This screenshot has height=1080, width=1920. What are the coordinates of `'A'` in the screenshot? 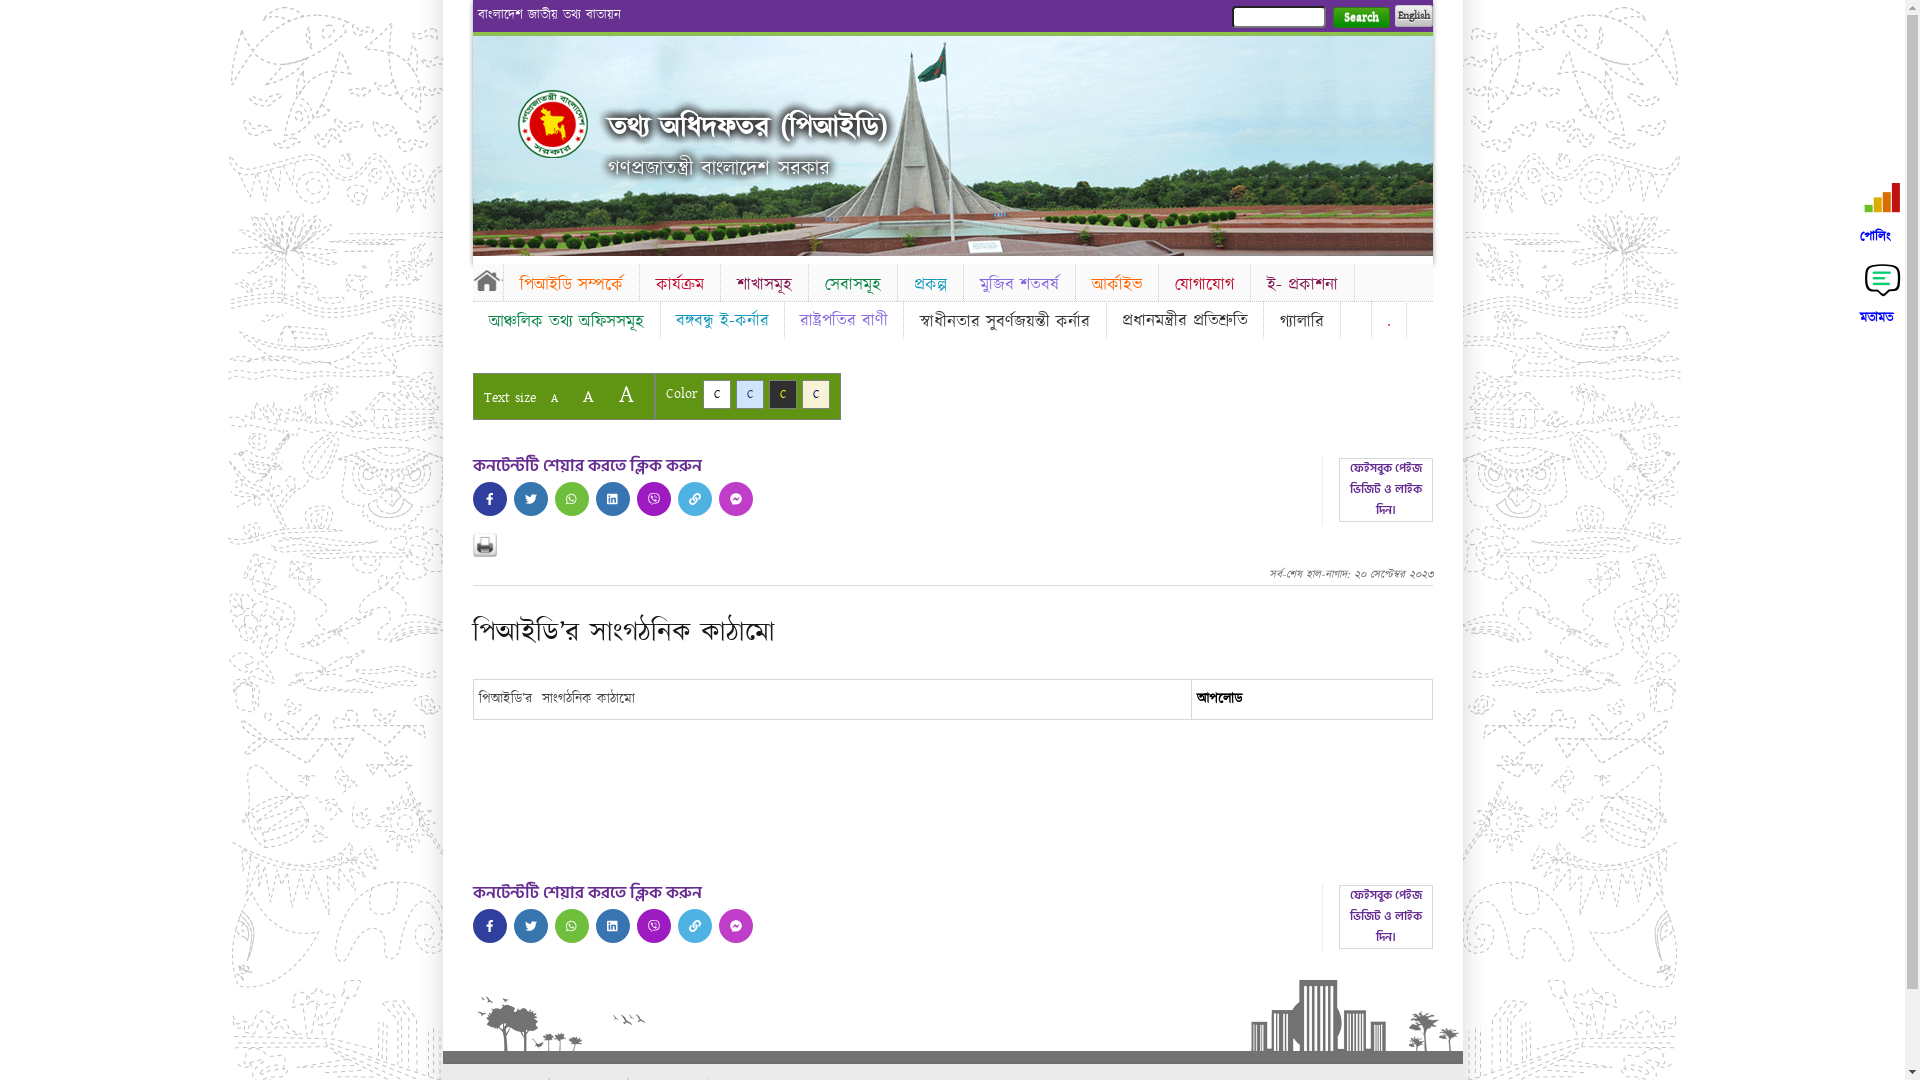 It's located at (586, 396).